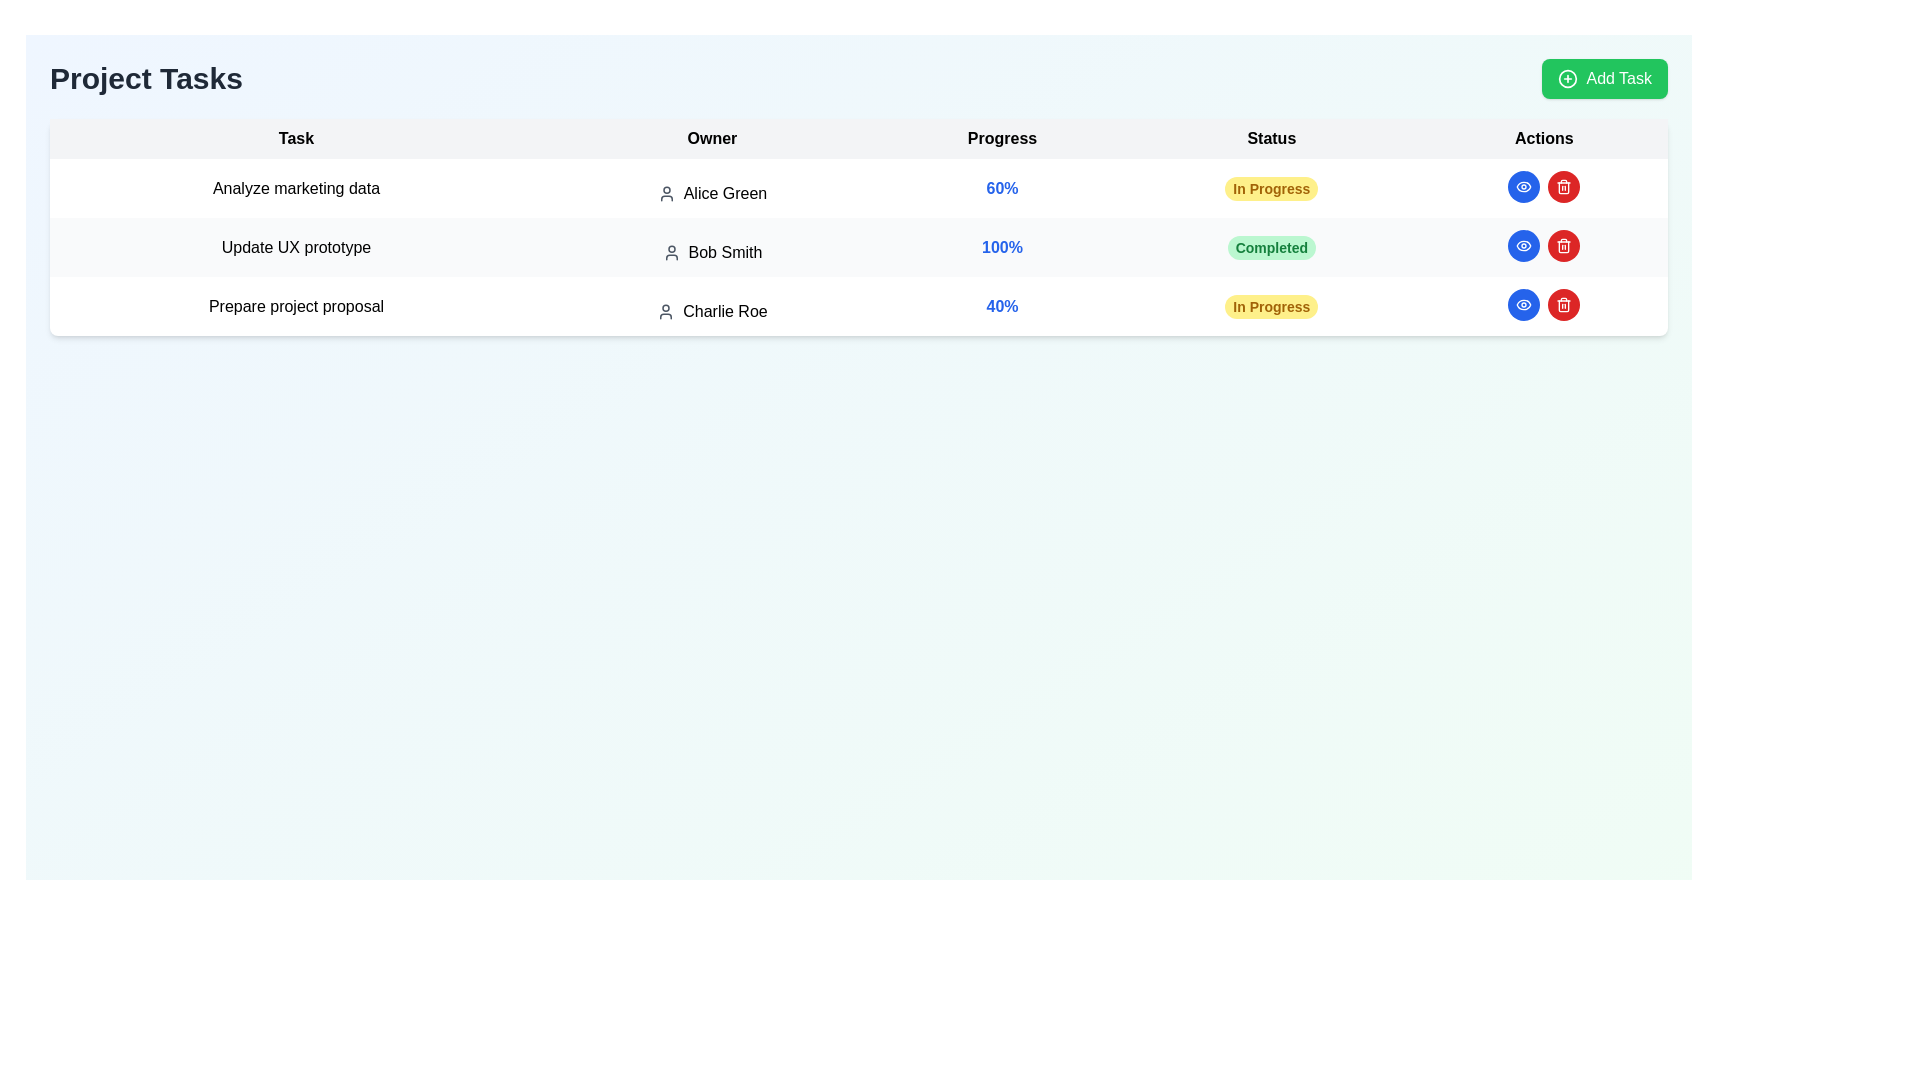  Describe the element at coordinates (712, 193) in the screenshot. I see `the user icon text in the 'Owner' column of the first row` at that location.